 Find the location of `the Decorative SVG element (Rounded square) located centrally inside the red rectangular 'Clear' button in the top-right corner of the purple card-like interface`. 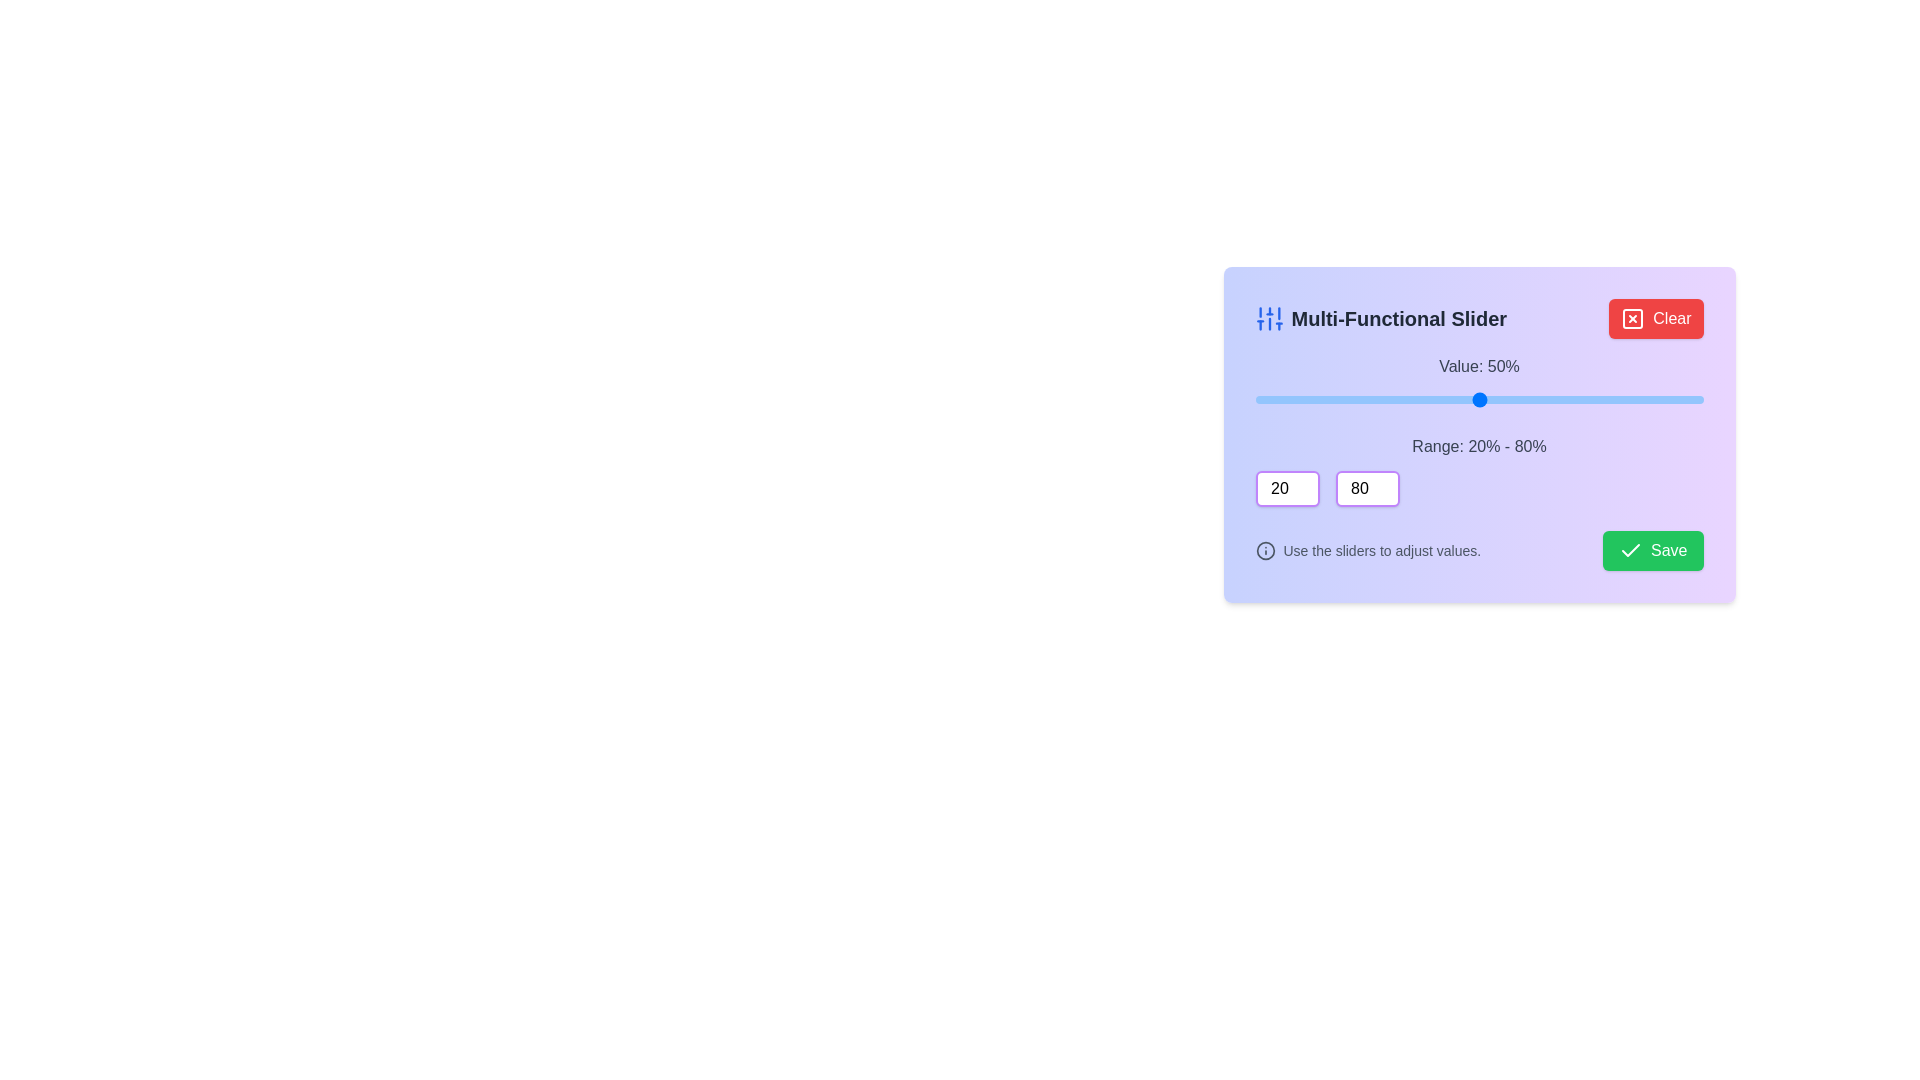

the Decorative SVG element (Rounded square) located centrally inside the red rectangular 'Clear' button in the top-right corner of the purple card-like interface is located at coordinates (1633, 318).